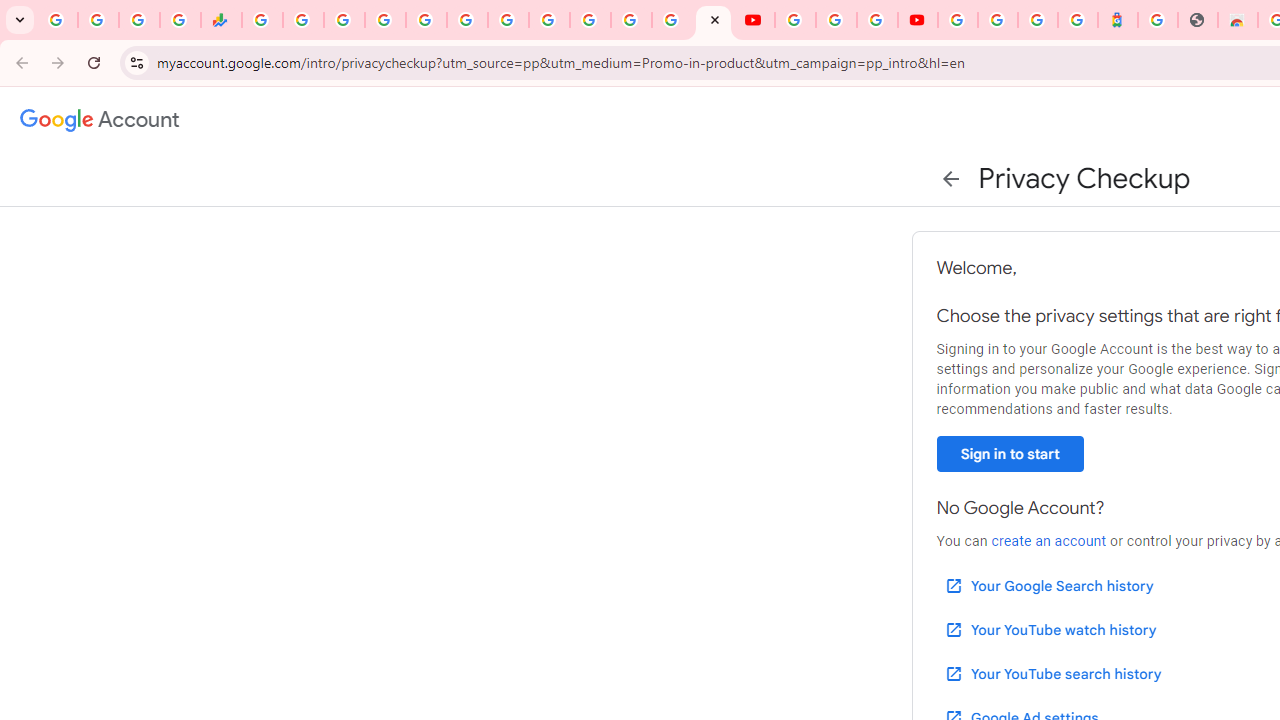  What do you see at coordinates (1009, 454) in the screenshot?
I see `'Sign in to start'` at bounding box center [1009, 454].